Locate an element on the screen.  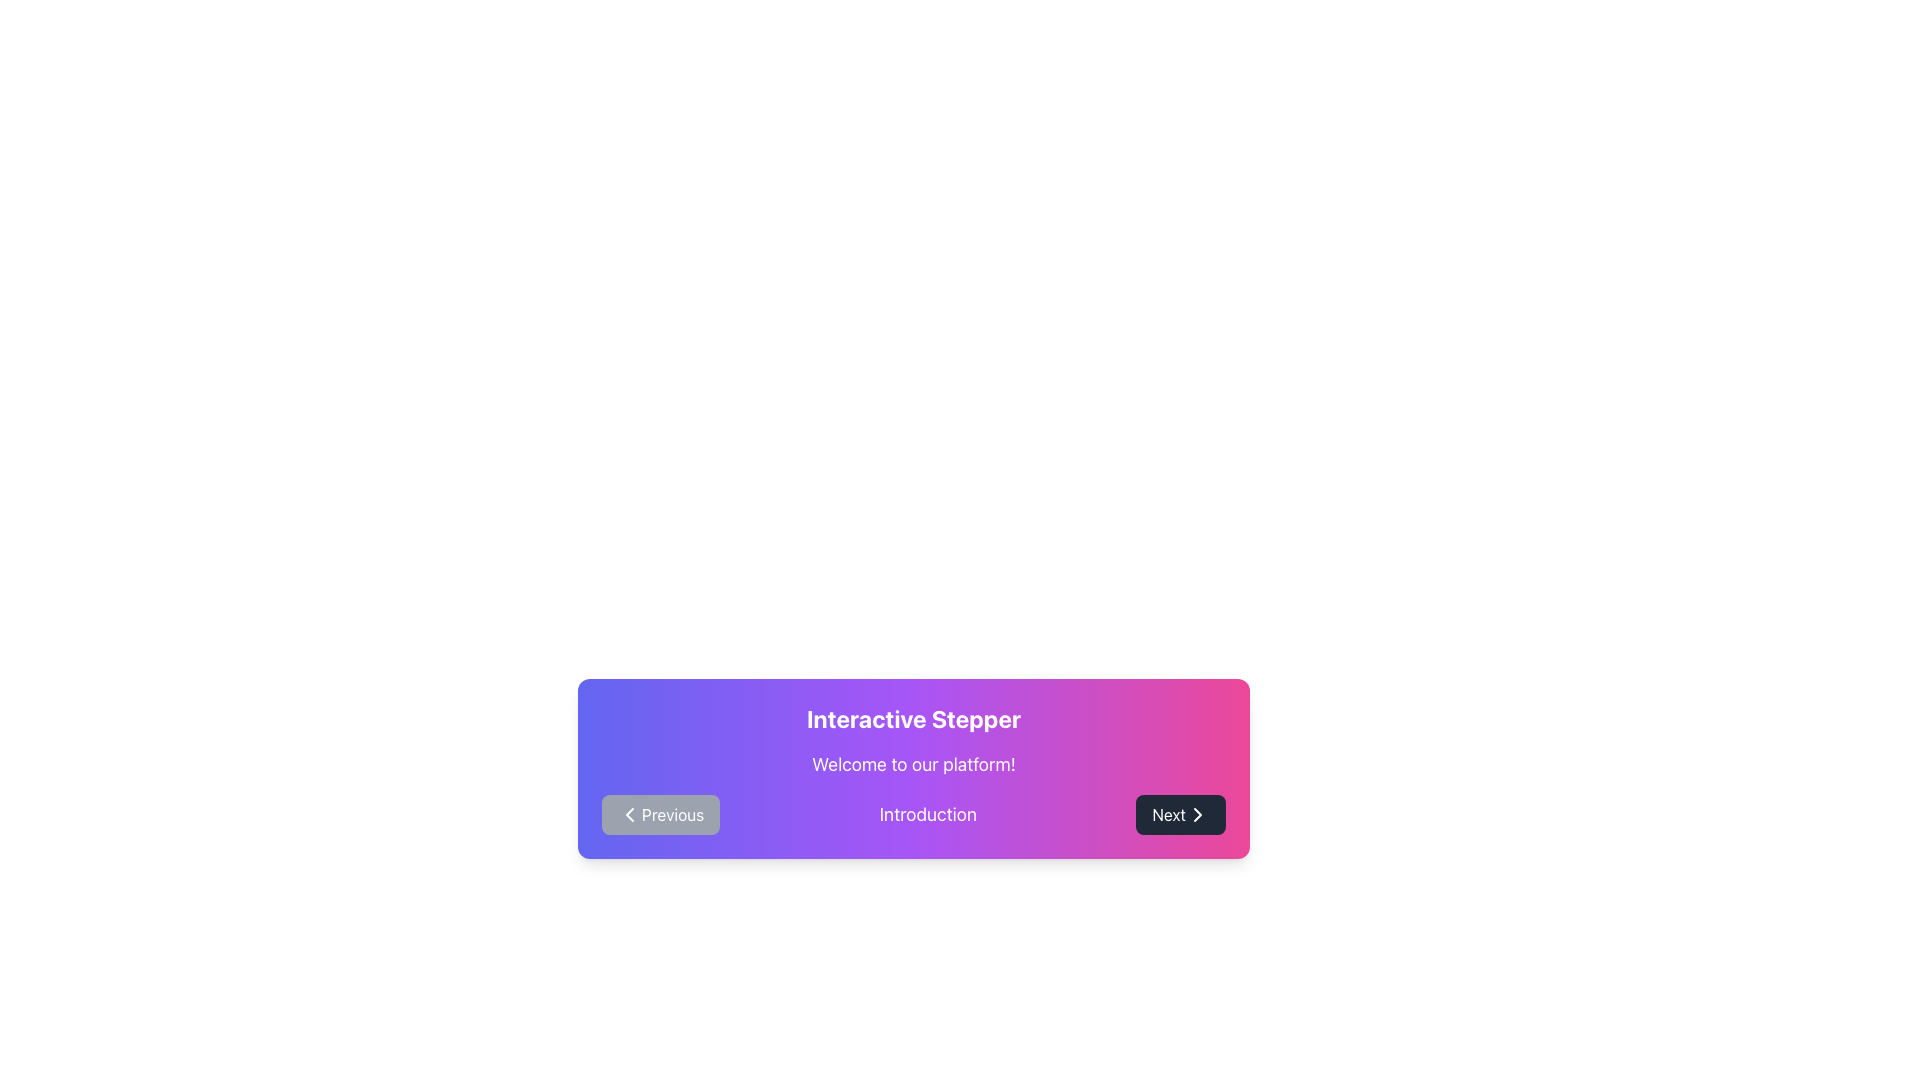
the bold, centrally aligned text header reading 'Interactive Stepper', which is styled with a clean white font against a gradient background transitioning from indigo through purple to pink is located at coordinates (912, 717).